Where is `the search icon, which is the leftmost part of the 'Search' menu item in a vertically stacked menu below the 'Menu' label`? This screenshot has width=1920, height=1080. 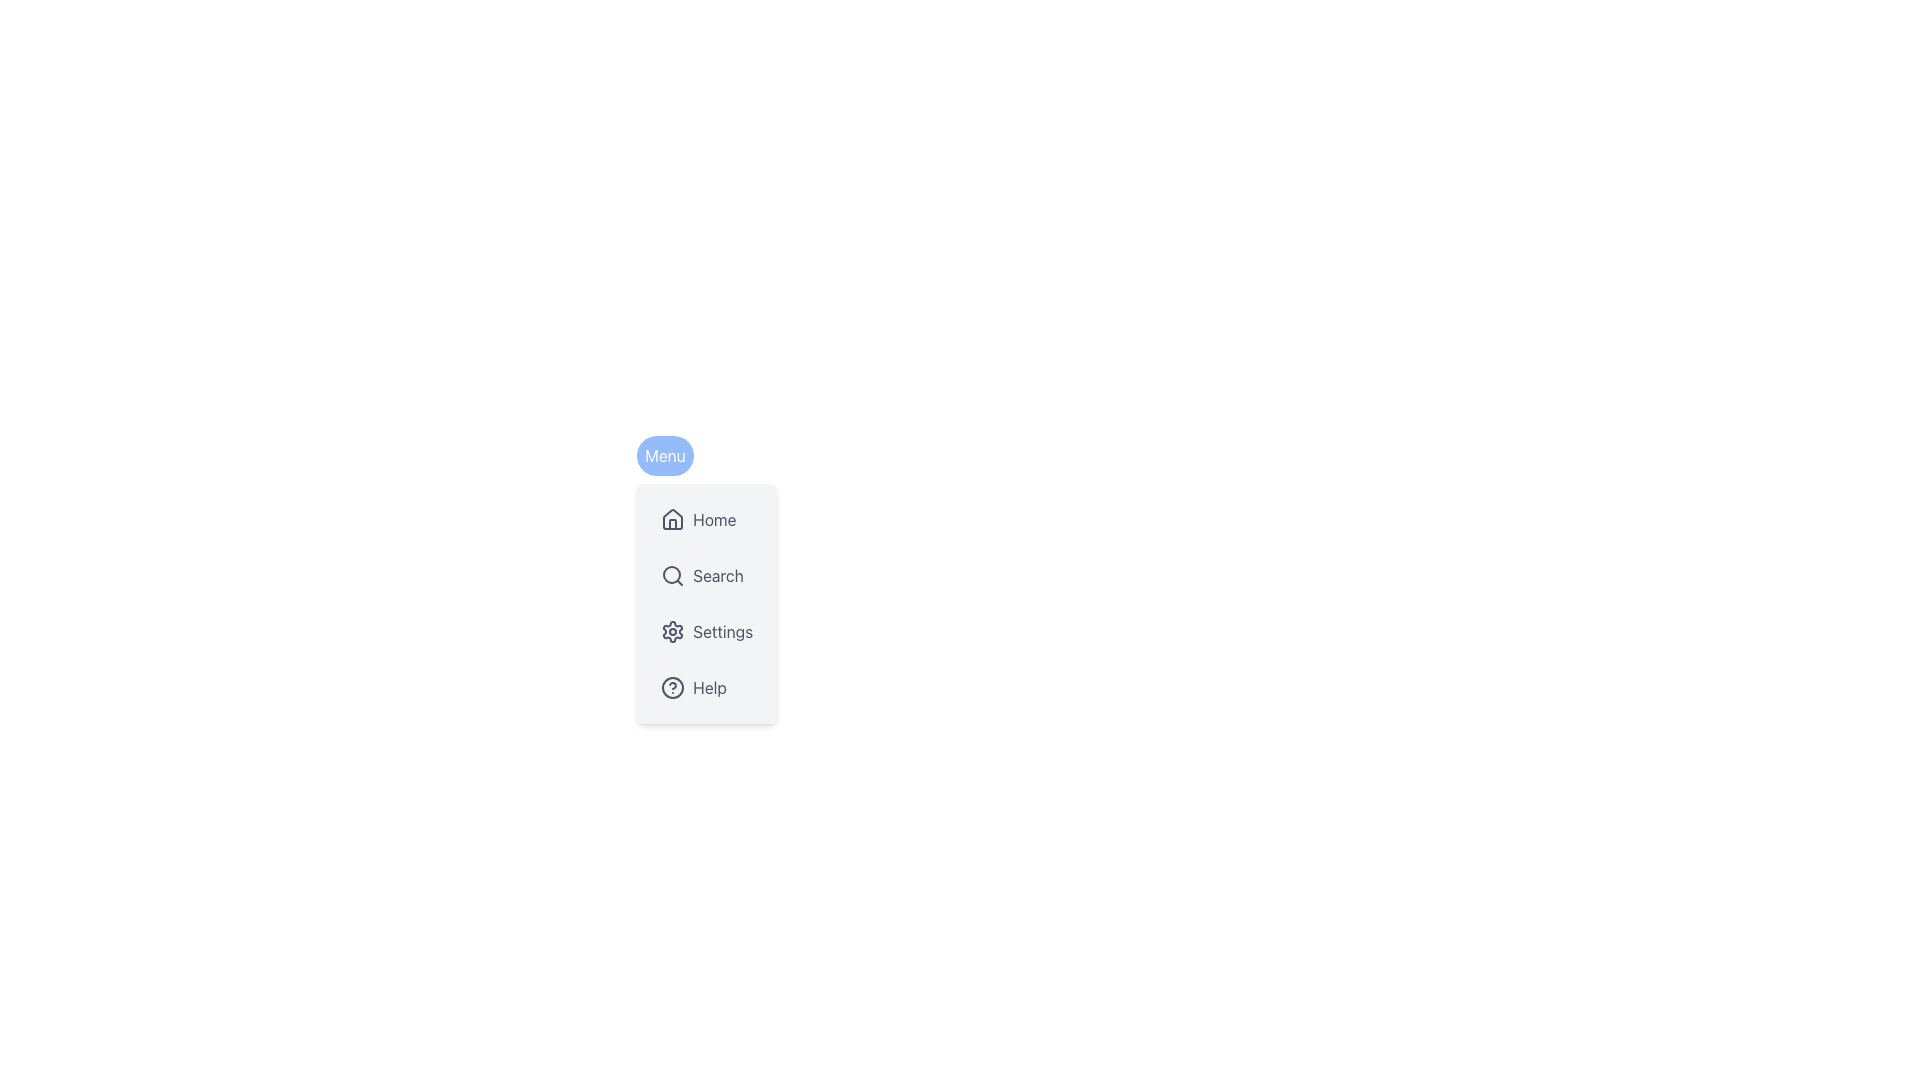
the search icon, which is the leftmost part of the 'Search' menu item in a vertically stacked menu below the 'Menu' label is located at coordinates (673, 575).